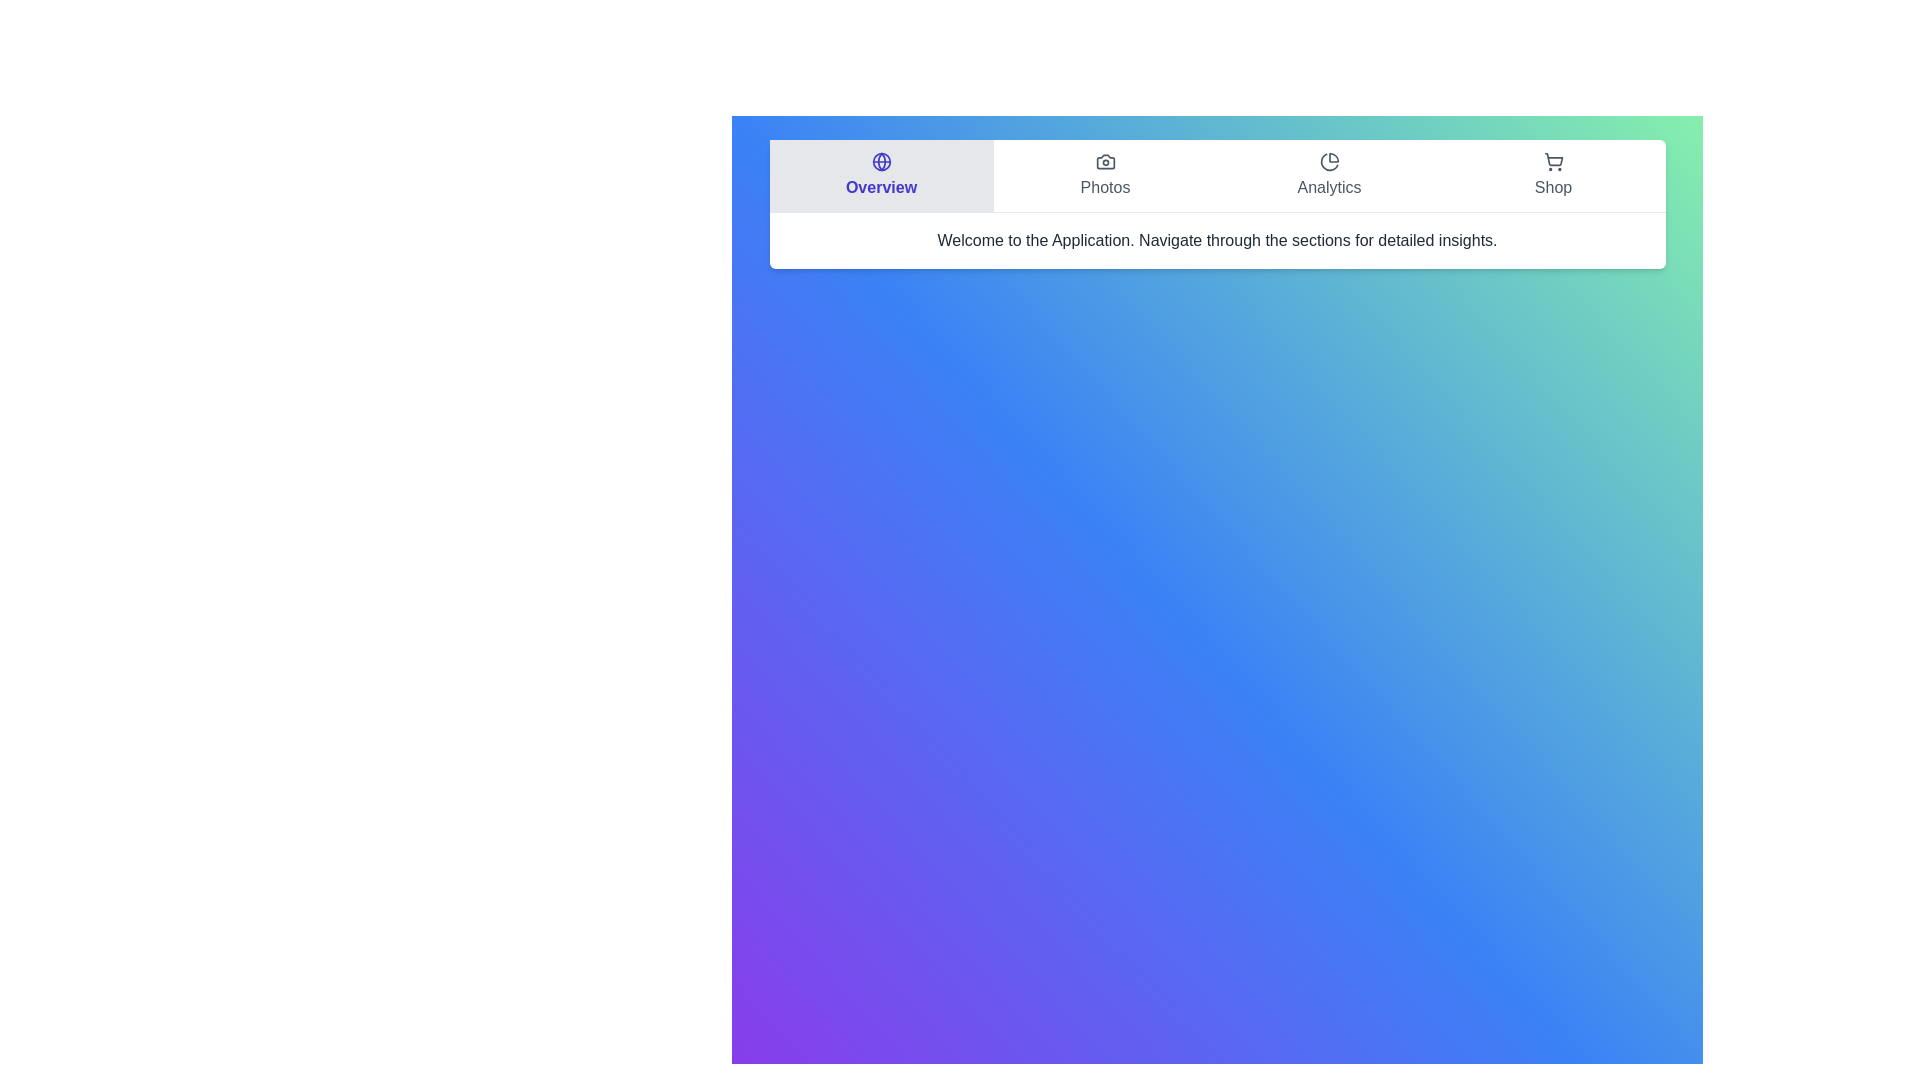 This screenshot has width=1920, height=1080. Describe the element at coordinates (1104, 175) in the screenshot. I see `the navigation button located in the second slot of the horizontal navigation bar` at that location.